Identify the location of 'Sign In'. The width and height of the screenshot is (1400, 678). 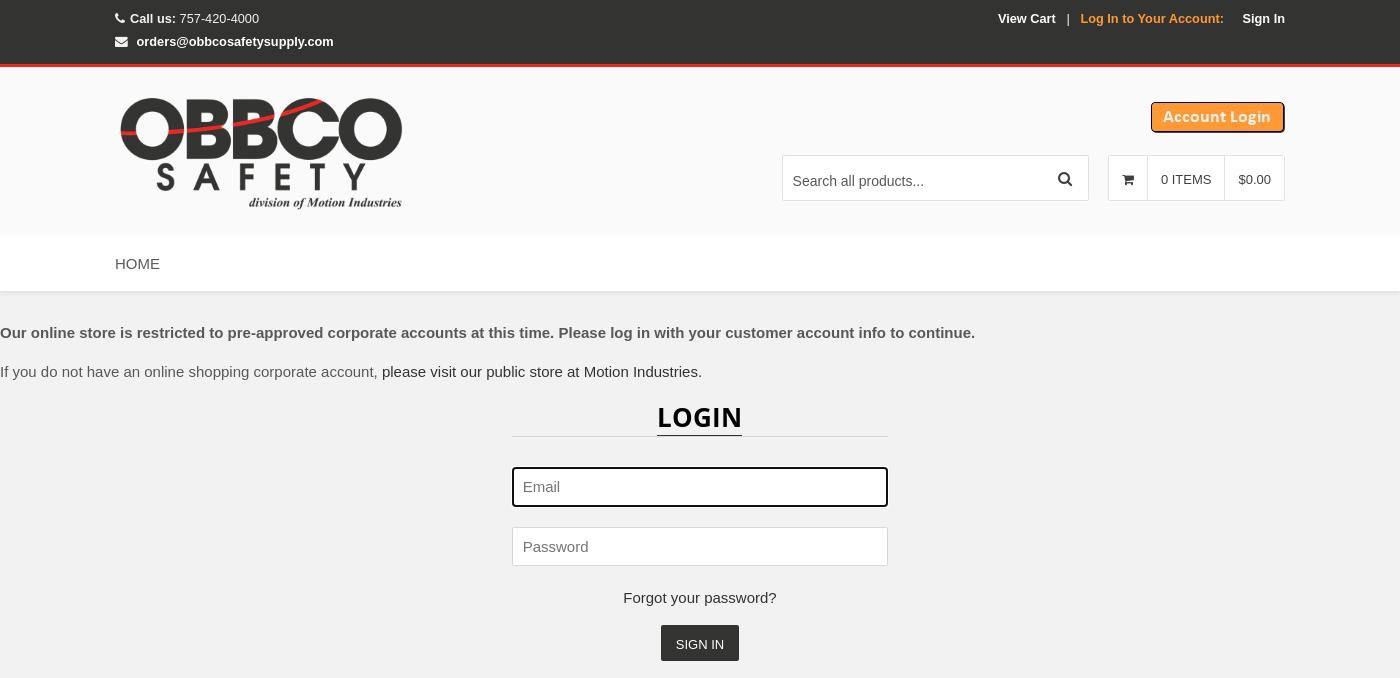
(1263, 16).